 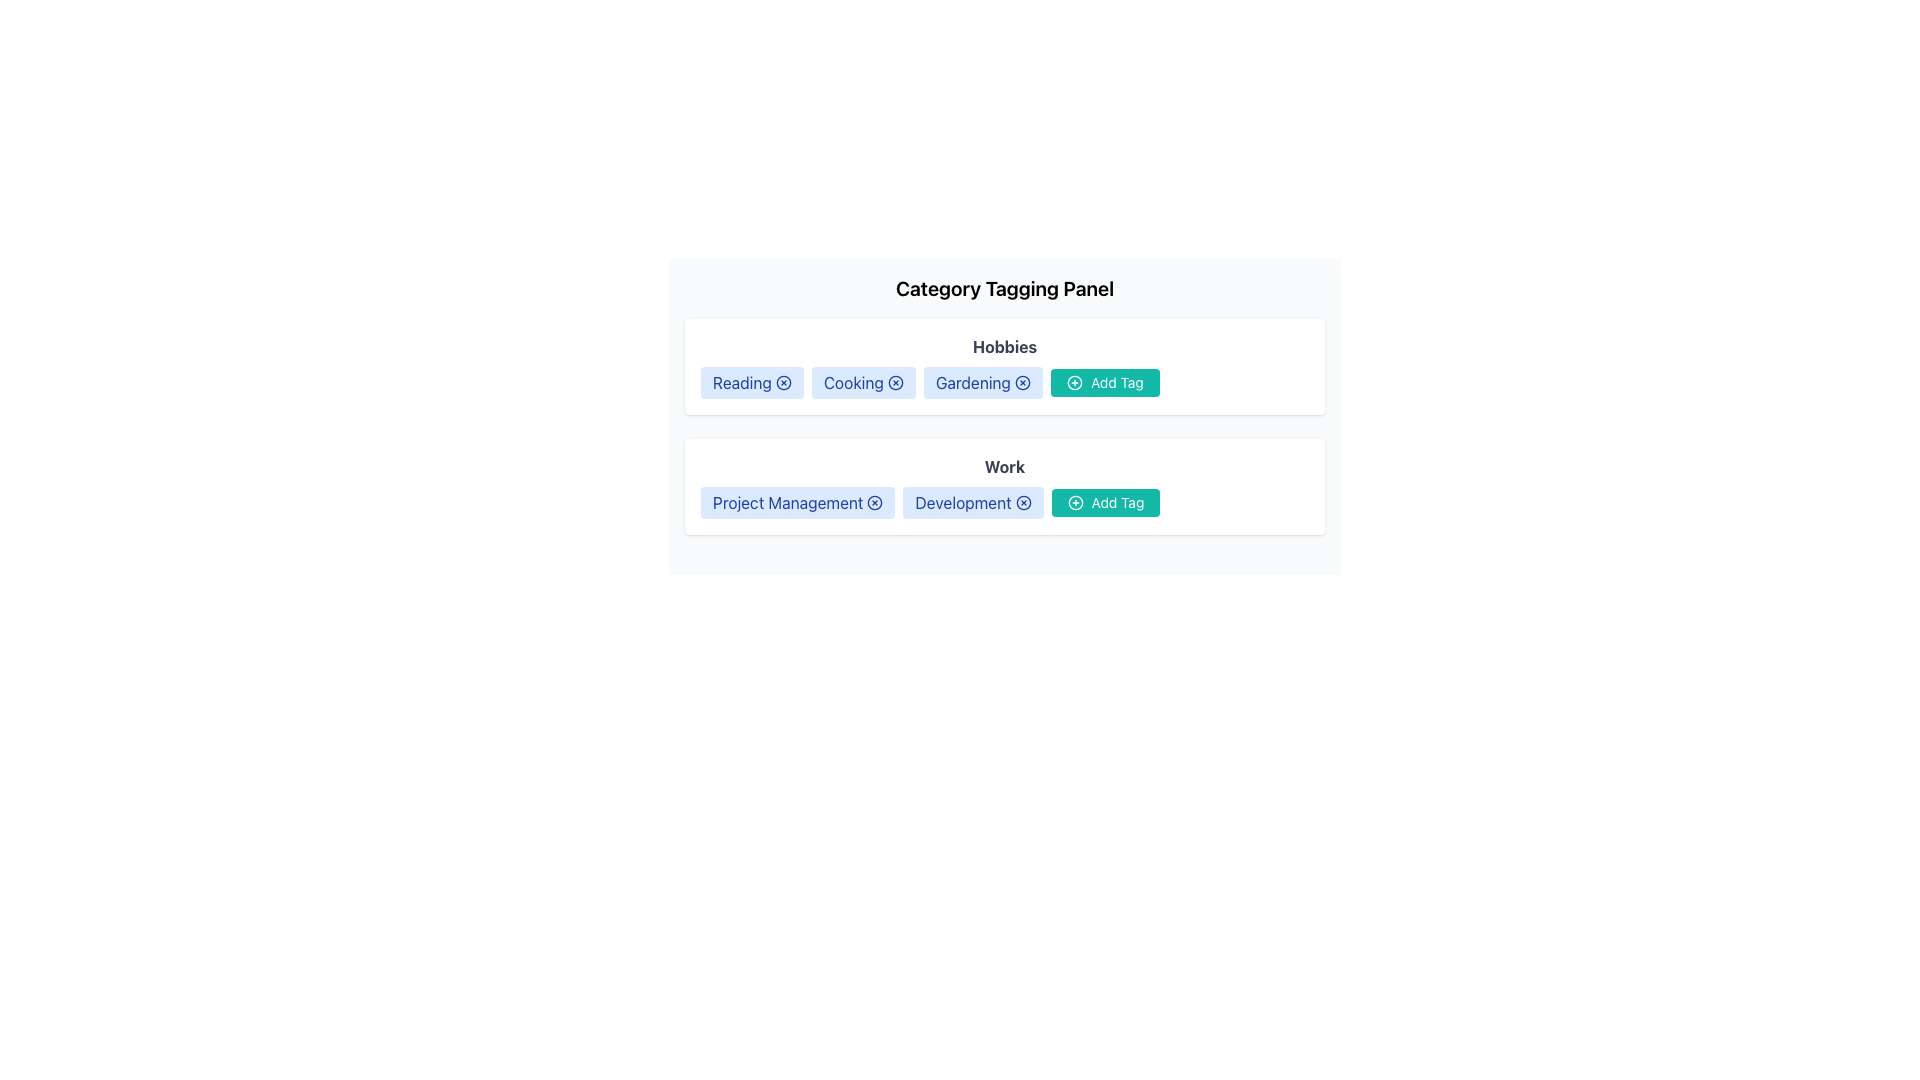 I want to click on the blue circular 'x' icon on the 'Project Management' tag, so click(x=797, y=501).